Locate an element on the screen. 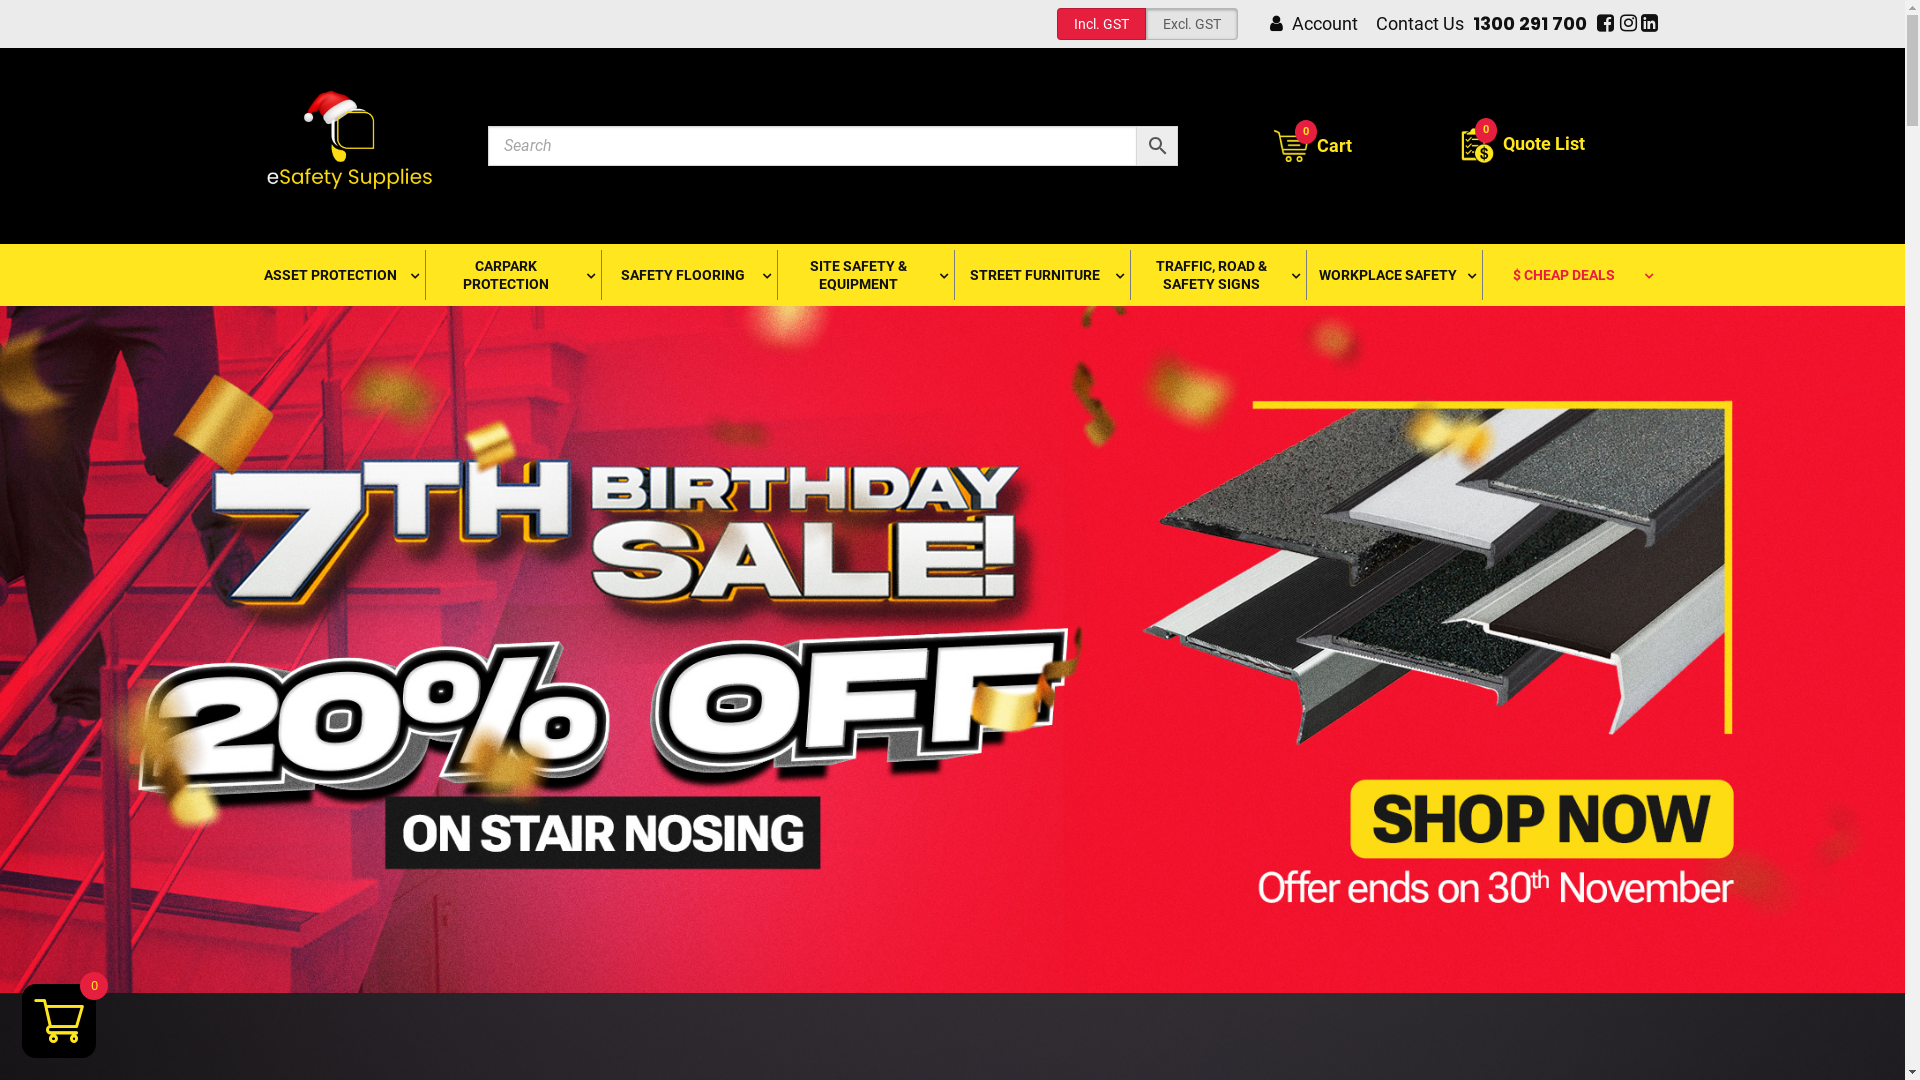 The image size is (1920, 1080). '0 is located at coordinates (1272, 145).